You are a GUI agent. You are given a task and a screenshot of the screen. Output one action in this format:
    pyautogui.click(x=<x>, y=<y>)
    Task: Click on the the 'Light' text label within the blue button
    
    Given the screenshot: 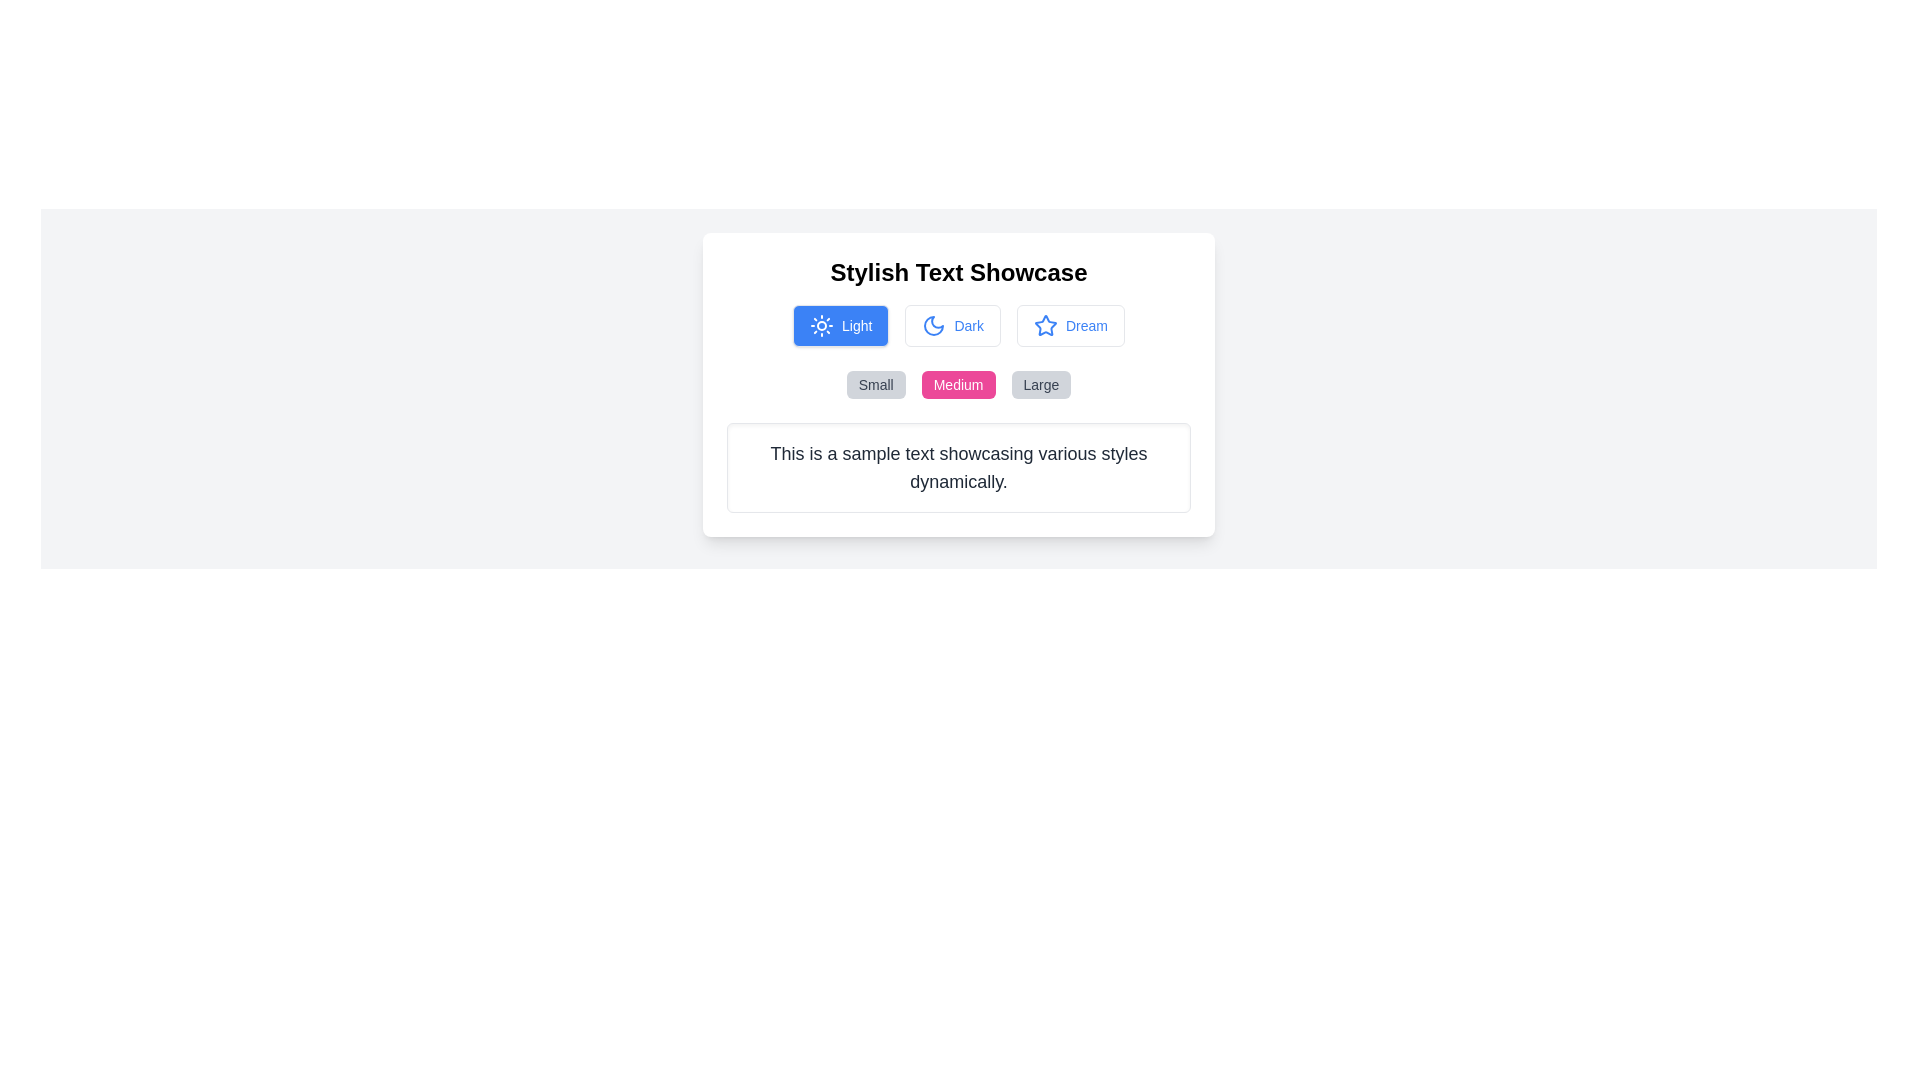 What is the action you would take?
    pyautogui.click(x=857, y=325)
    